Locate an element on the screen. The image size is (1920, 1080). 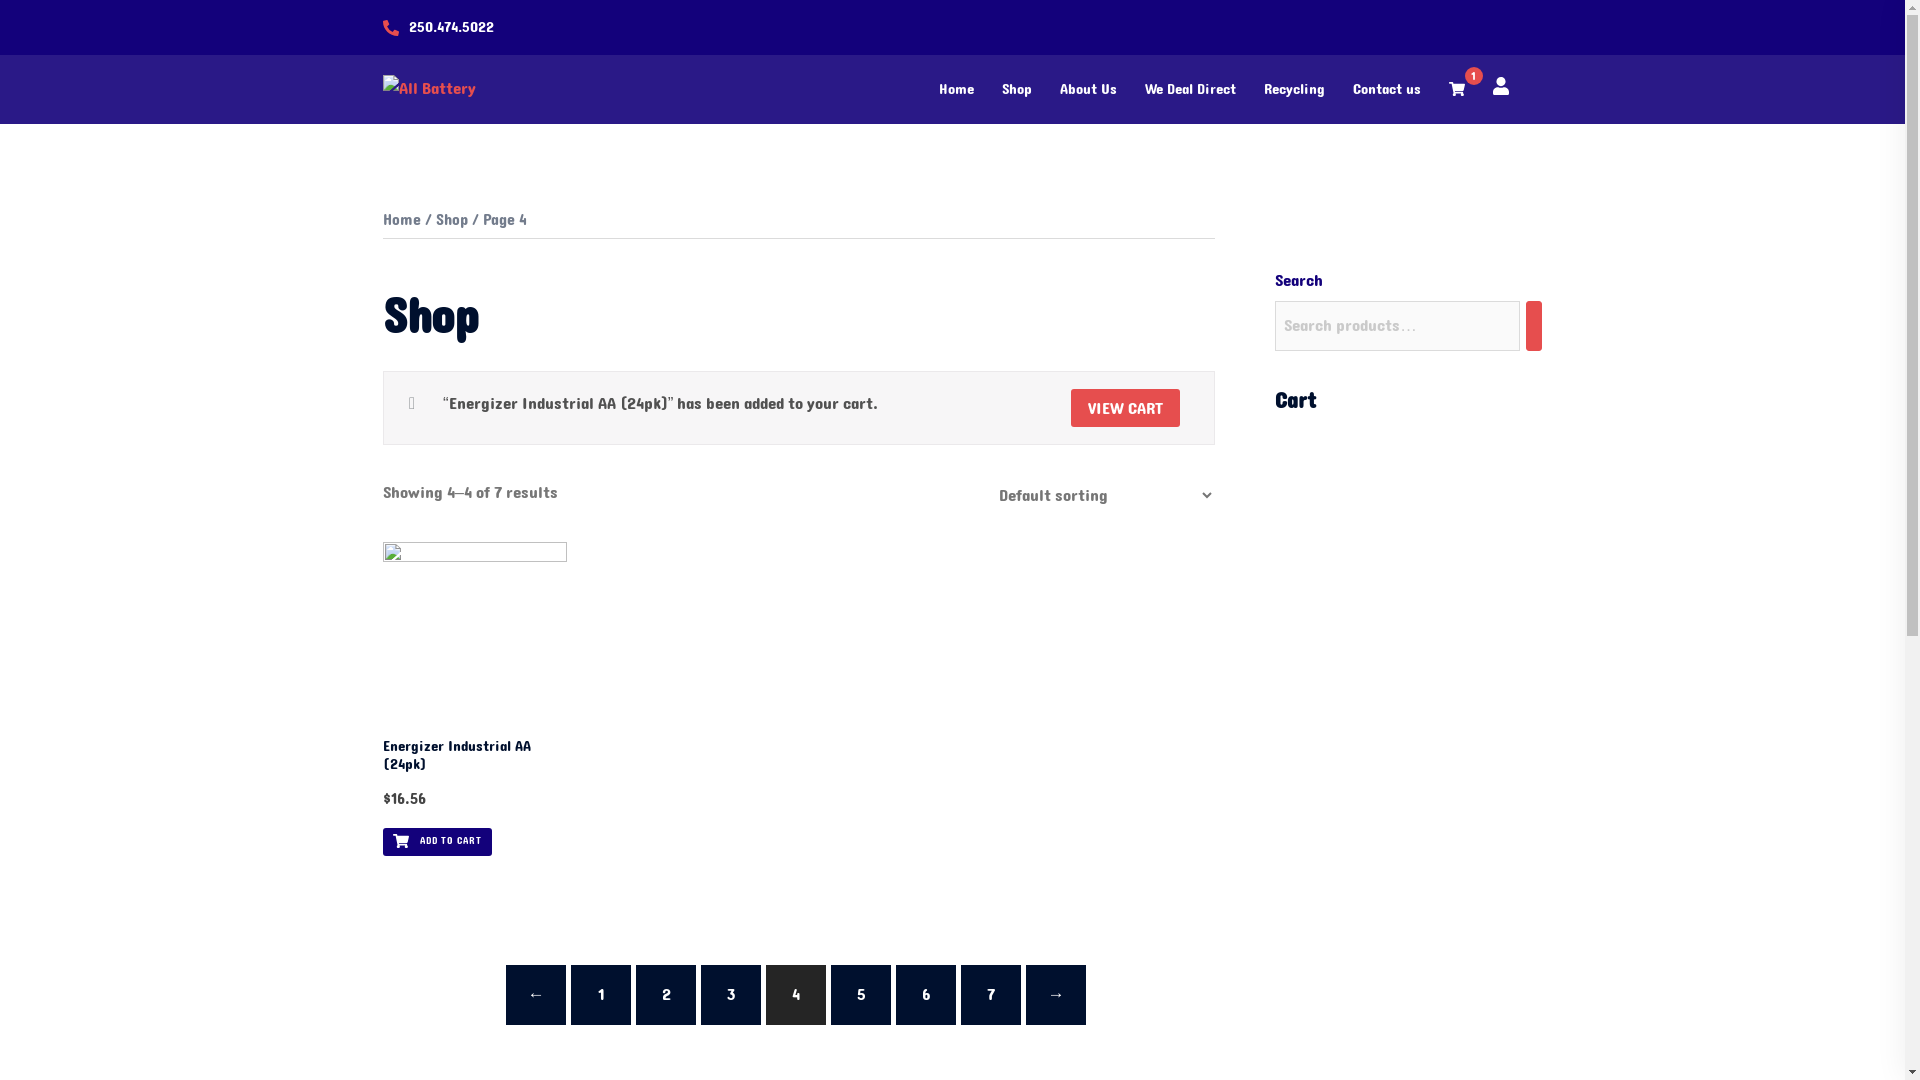
'VIEW CART' is located at coordinates (1125, 407).